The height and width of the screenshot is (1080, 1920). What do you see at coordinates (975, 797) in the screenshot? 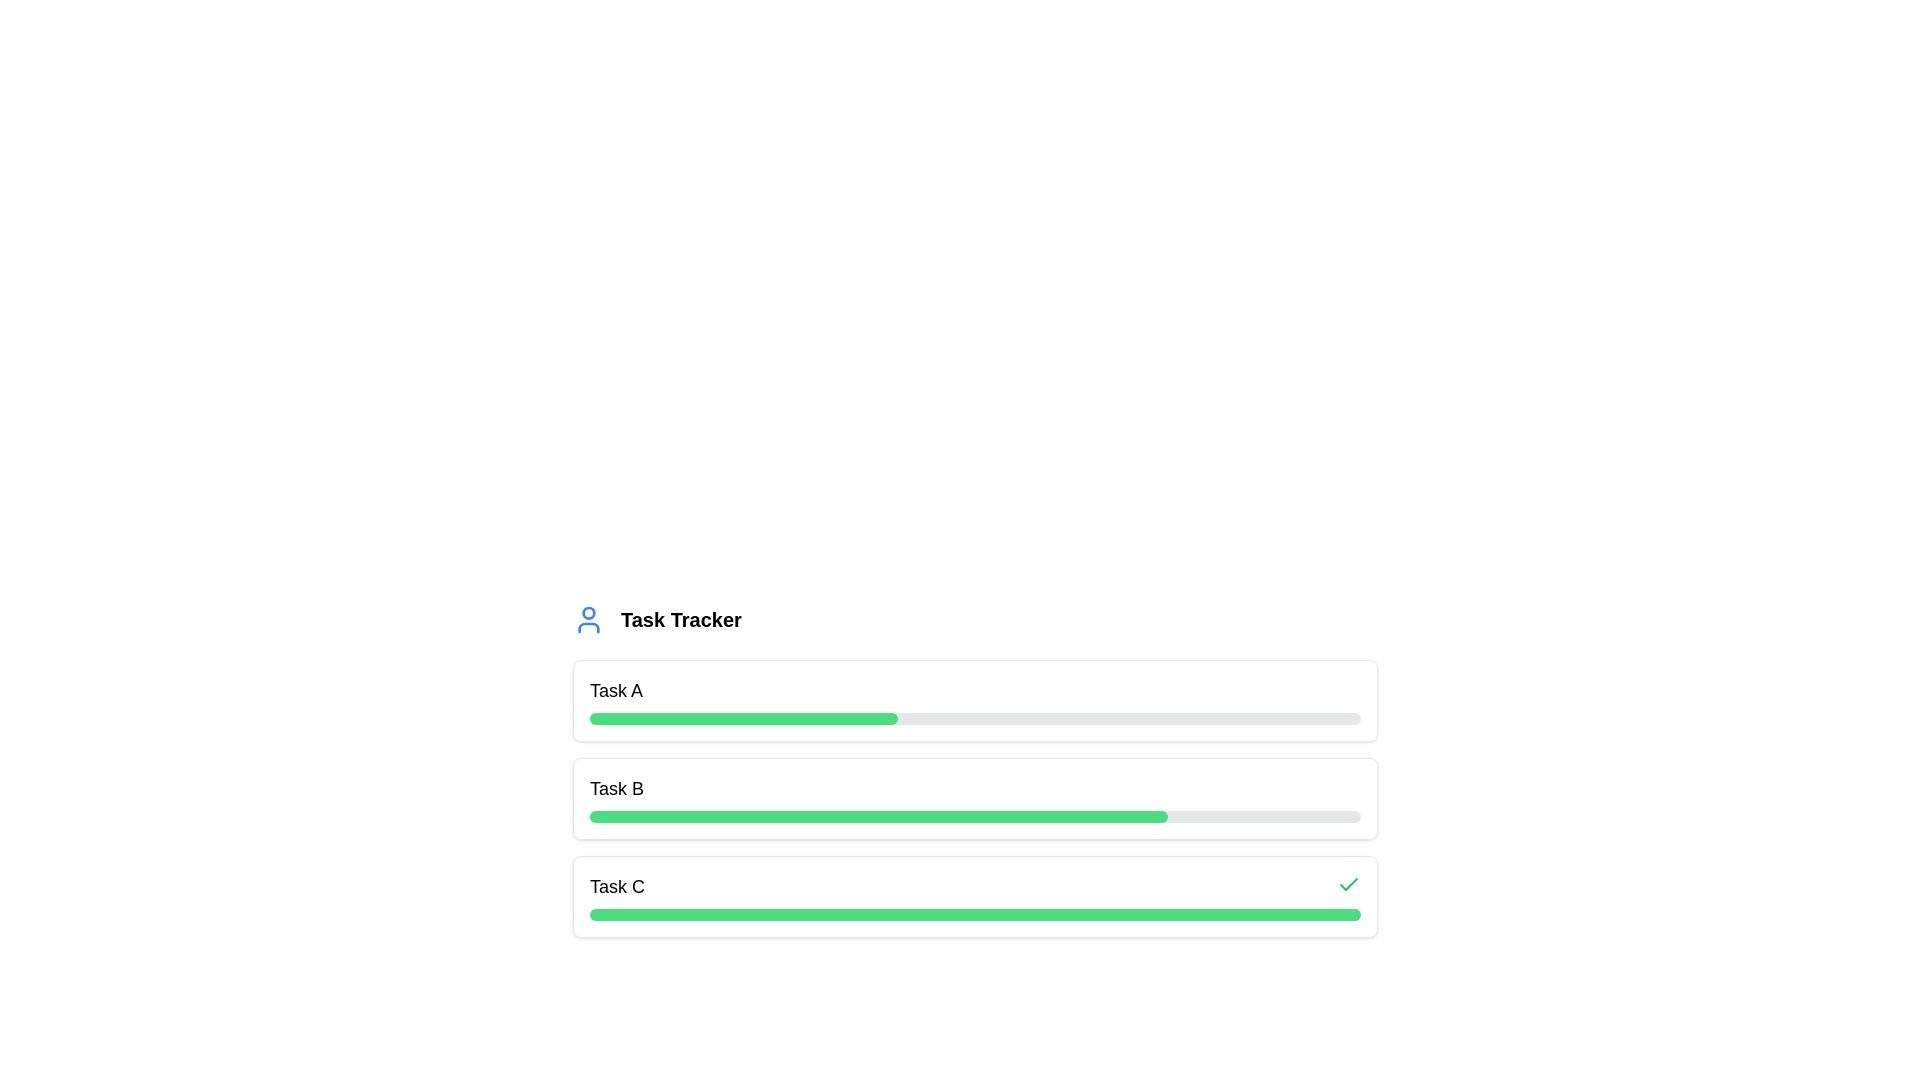
I see `the progress bar of 'Task B'` at bounding box center [975, 797].